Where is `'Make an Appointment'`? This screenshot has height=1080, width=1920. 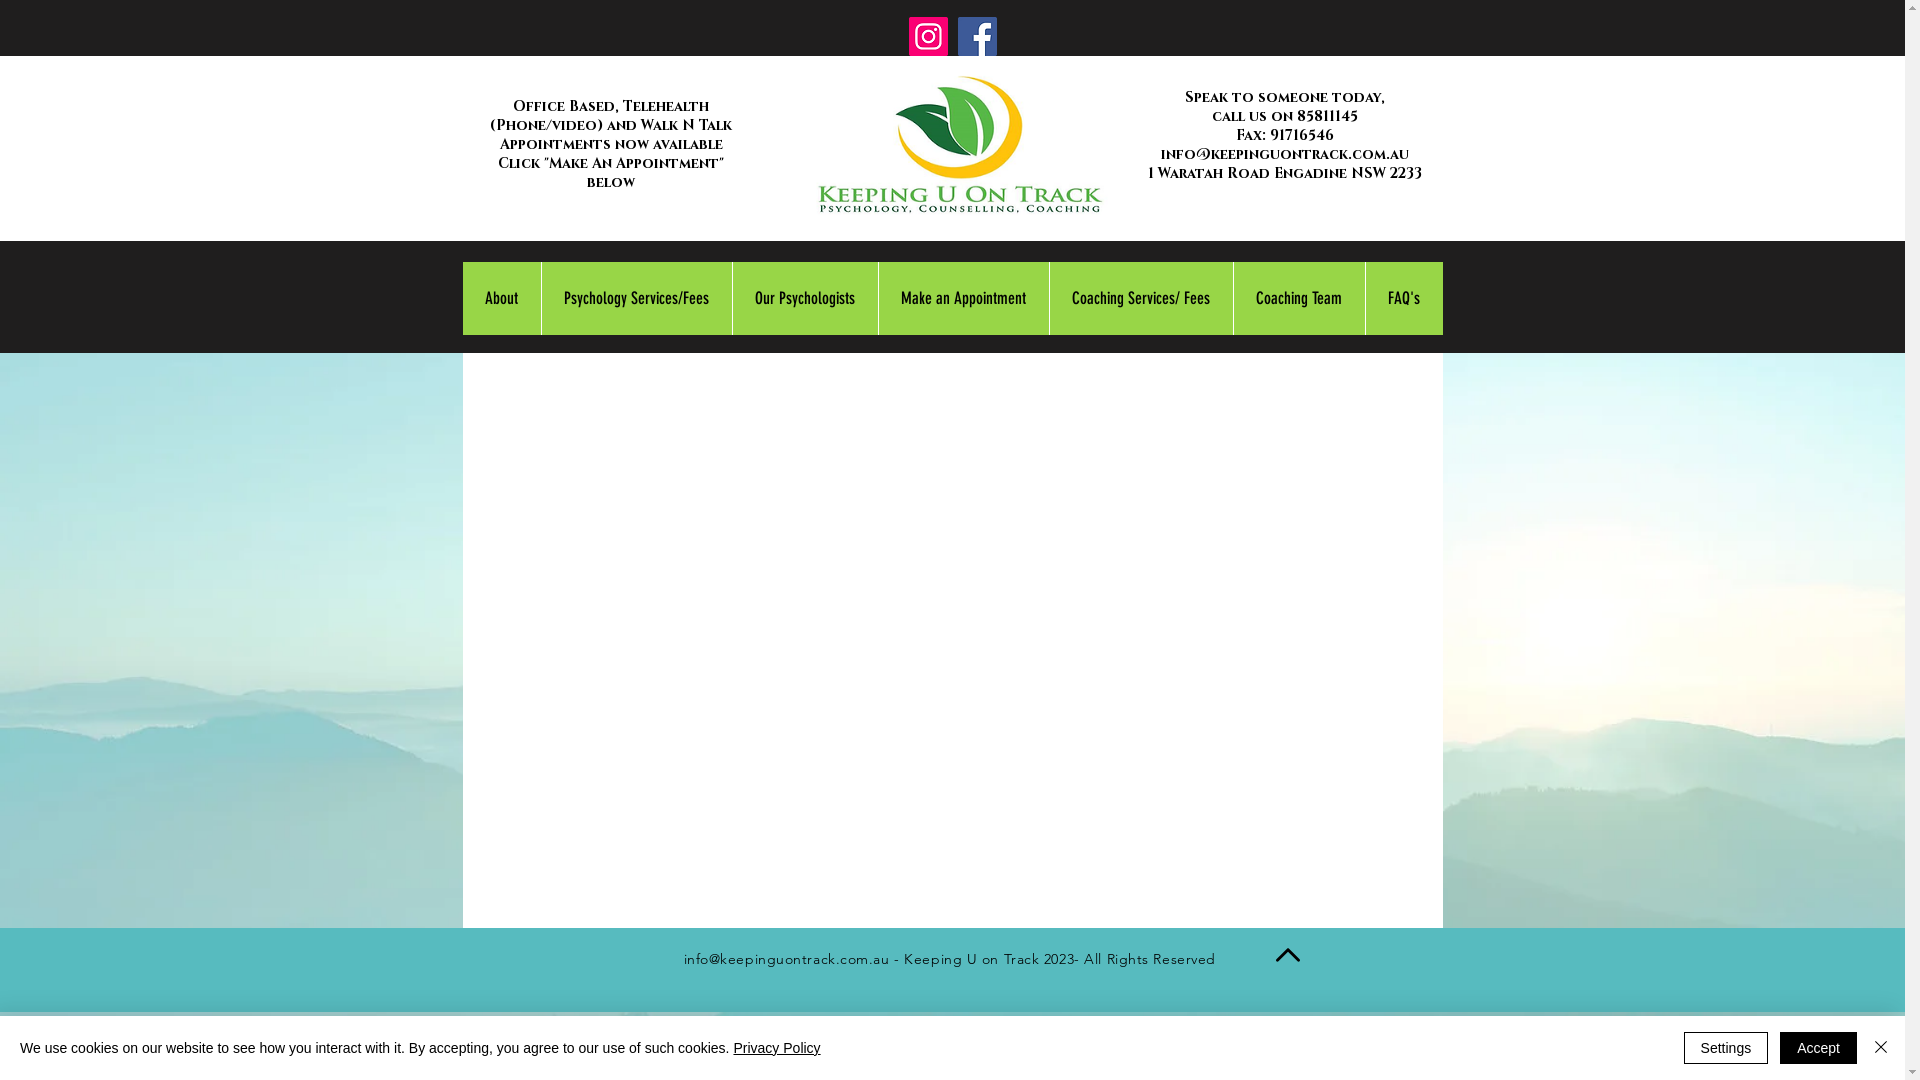
'Make an Appointment' is located at coordinates (963, 298).